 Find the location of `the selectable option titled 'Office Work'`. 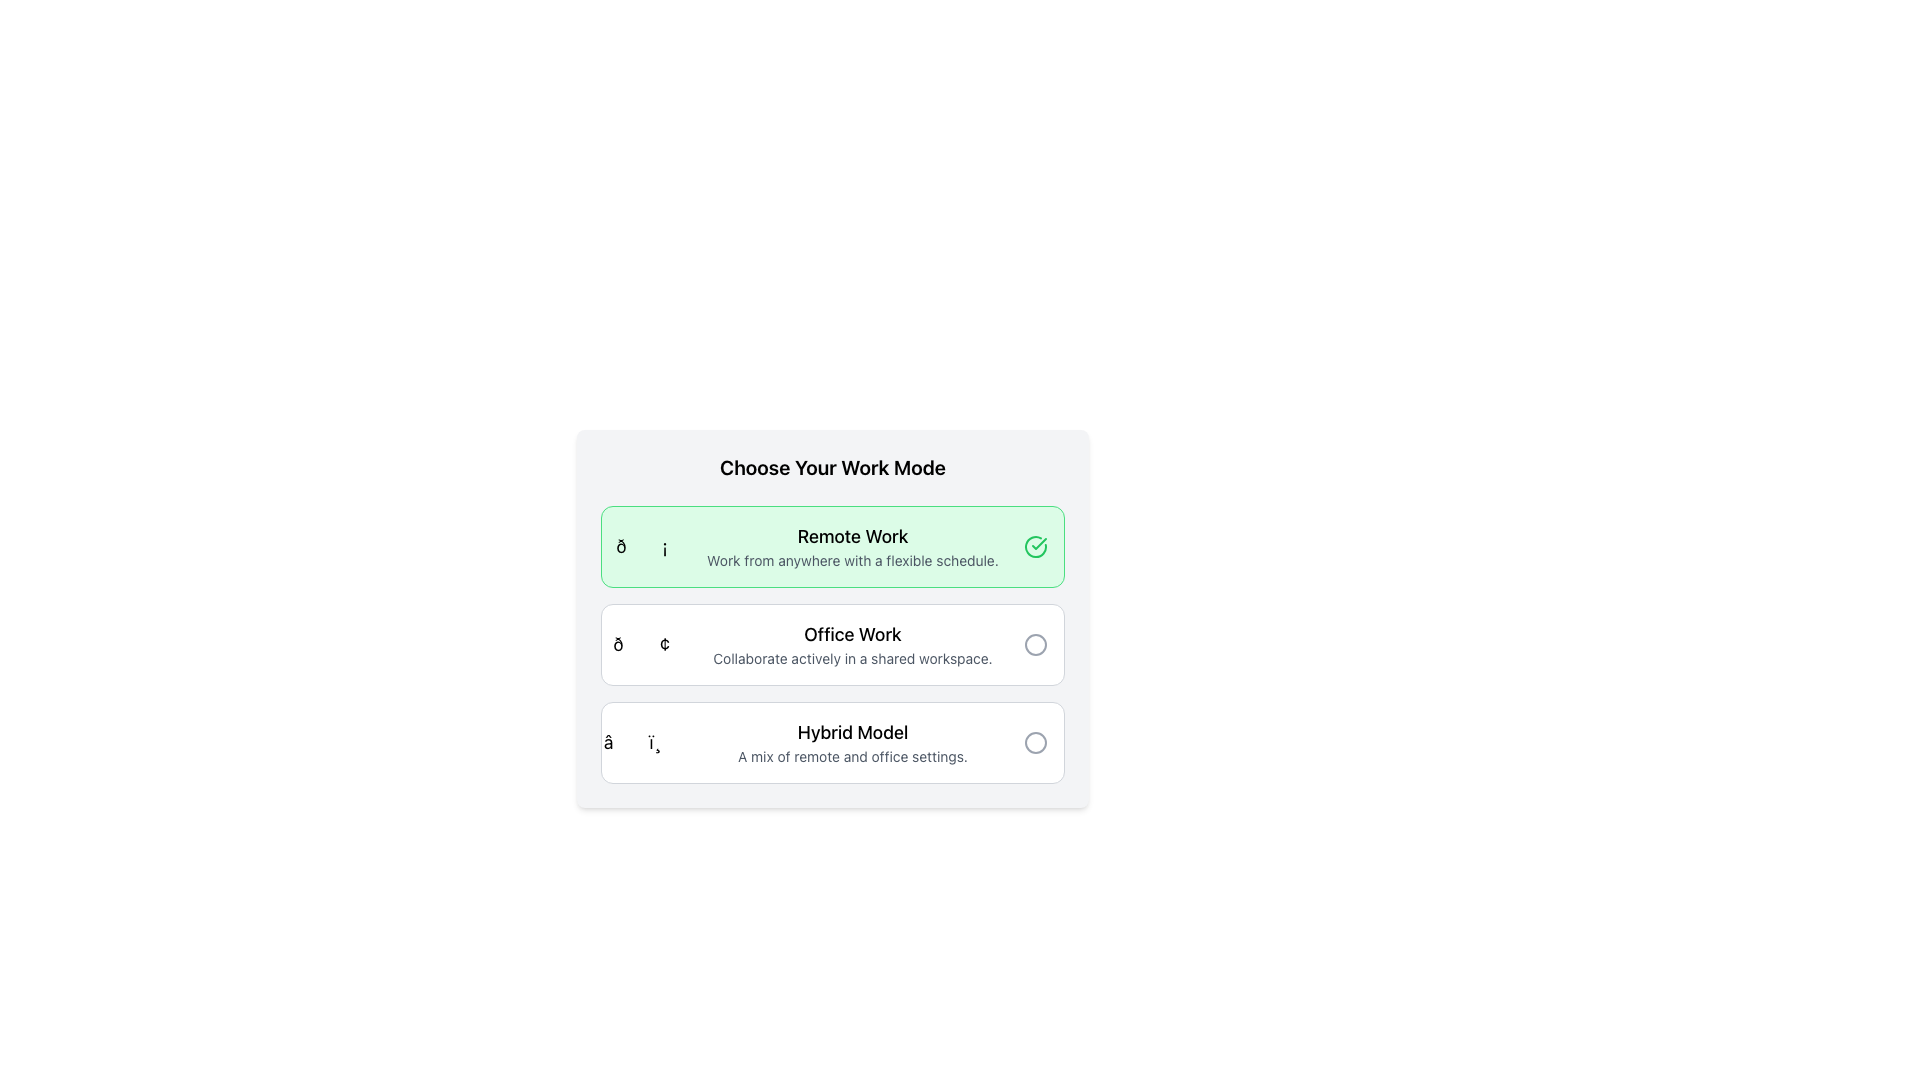

the selectable option titled 'Office Work' is located at coordinates (833, 617).